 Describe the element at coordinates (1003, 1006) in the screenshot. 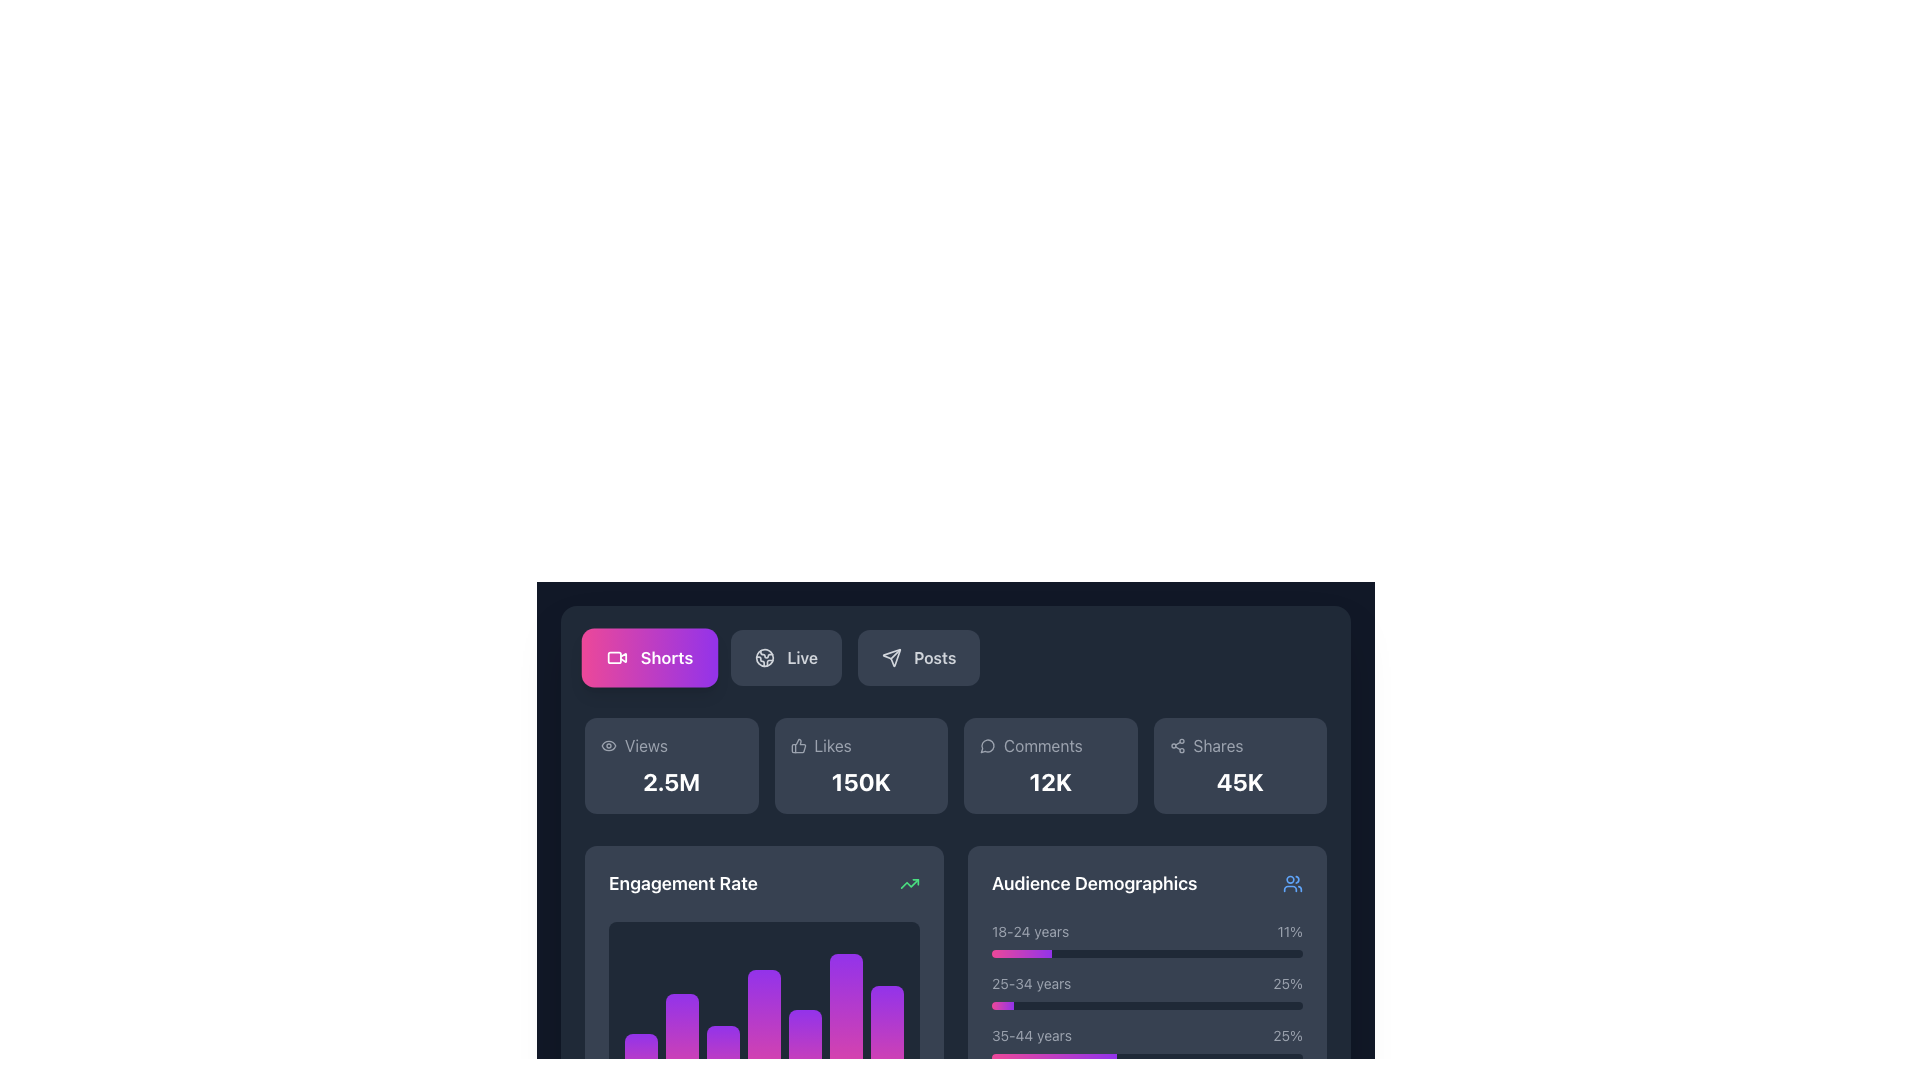

I see `the pink to purple gradient progress bar segment located at the start of the progress bar in the bottom portion of the interface` at that location.